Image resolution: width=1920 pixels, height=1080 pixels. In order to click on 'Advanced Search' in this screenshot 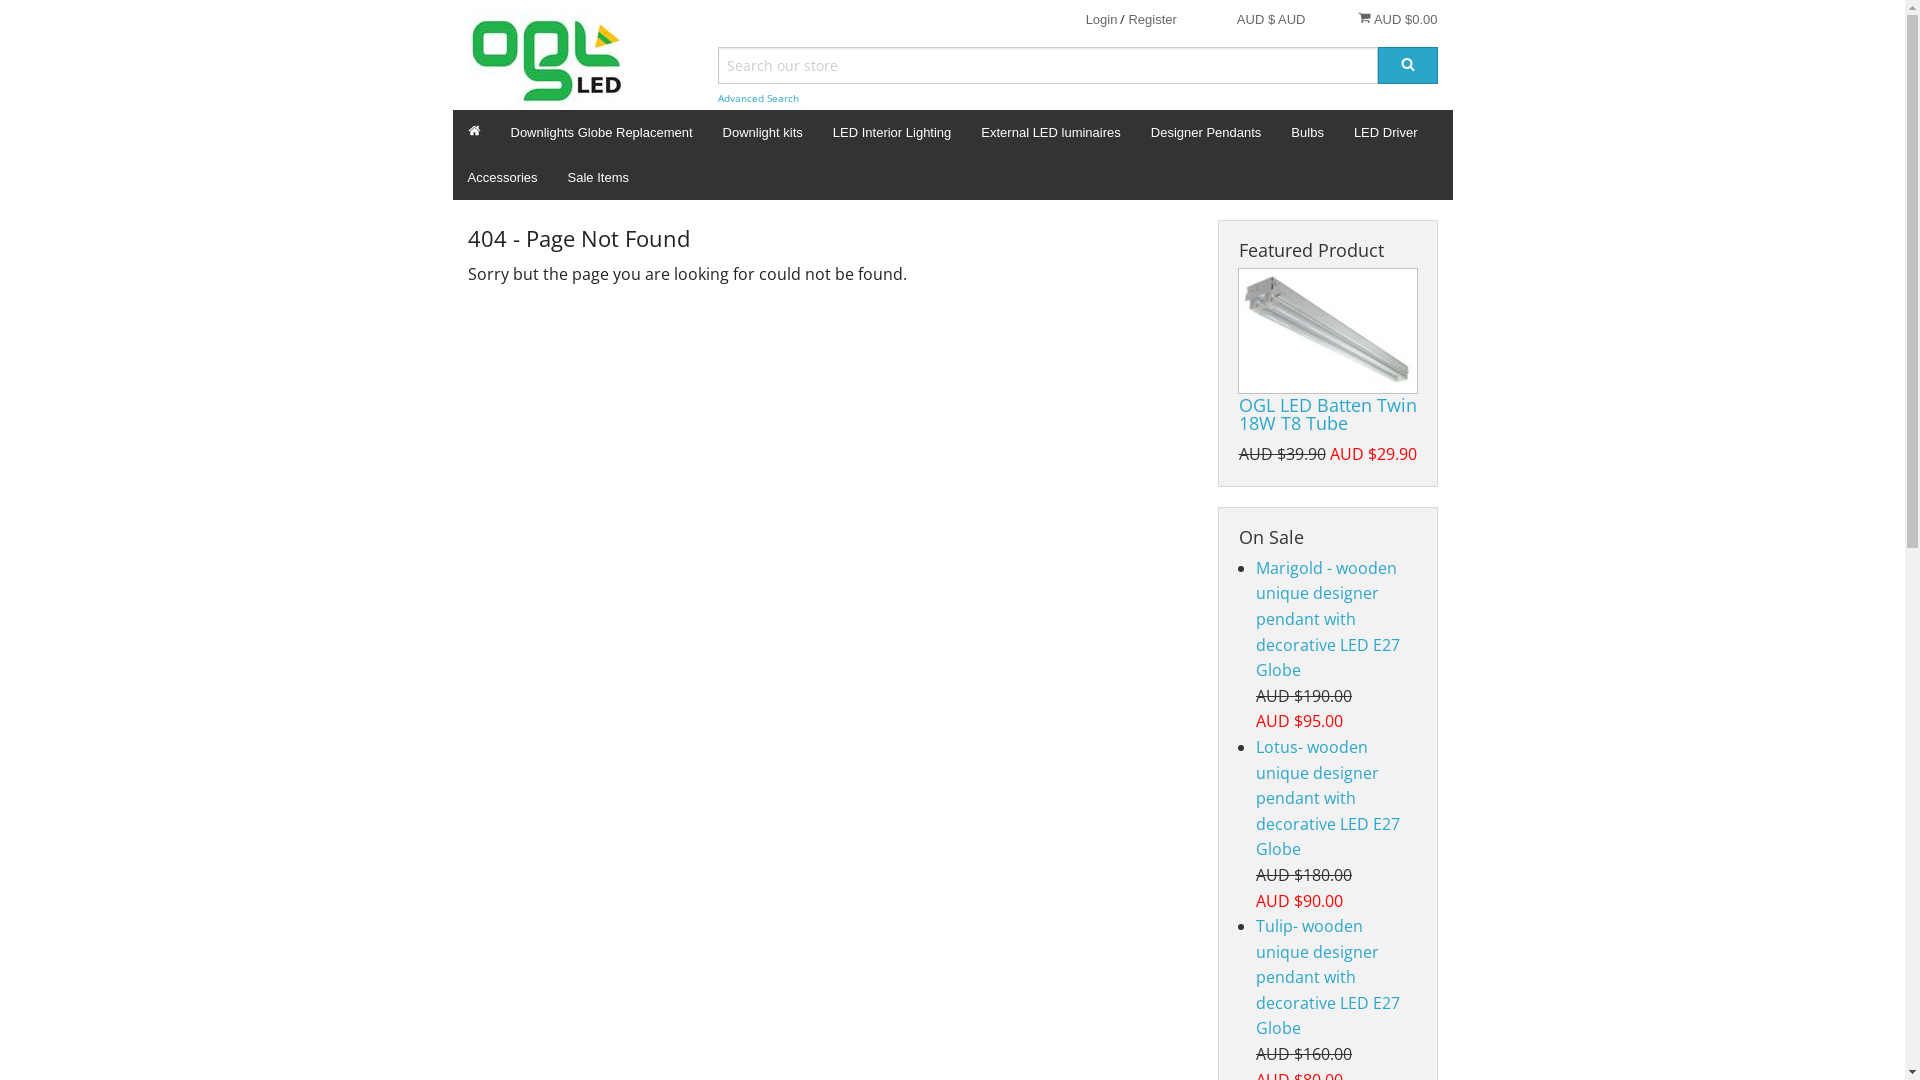, I will do `click(757, 98)`.